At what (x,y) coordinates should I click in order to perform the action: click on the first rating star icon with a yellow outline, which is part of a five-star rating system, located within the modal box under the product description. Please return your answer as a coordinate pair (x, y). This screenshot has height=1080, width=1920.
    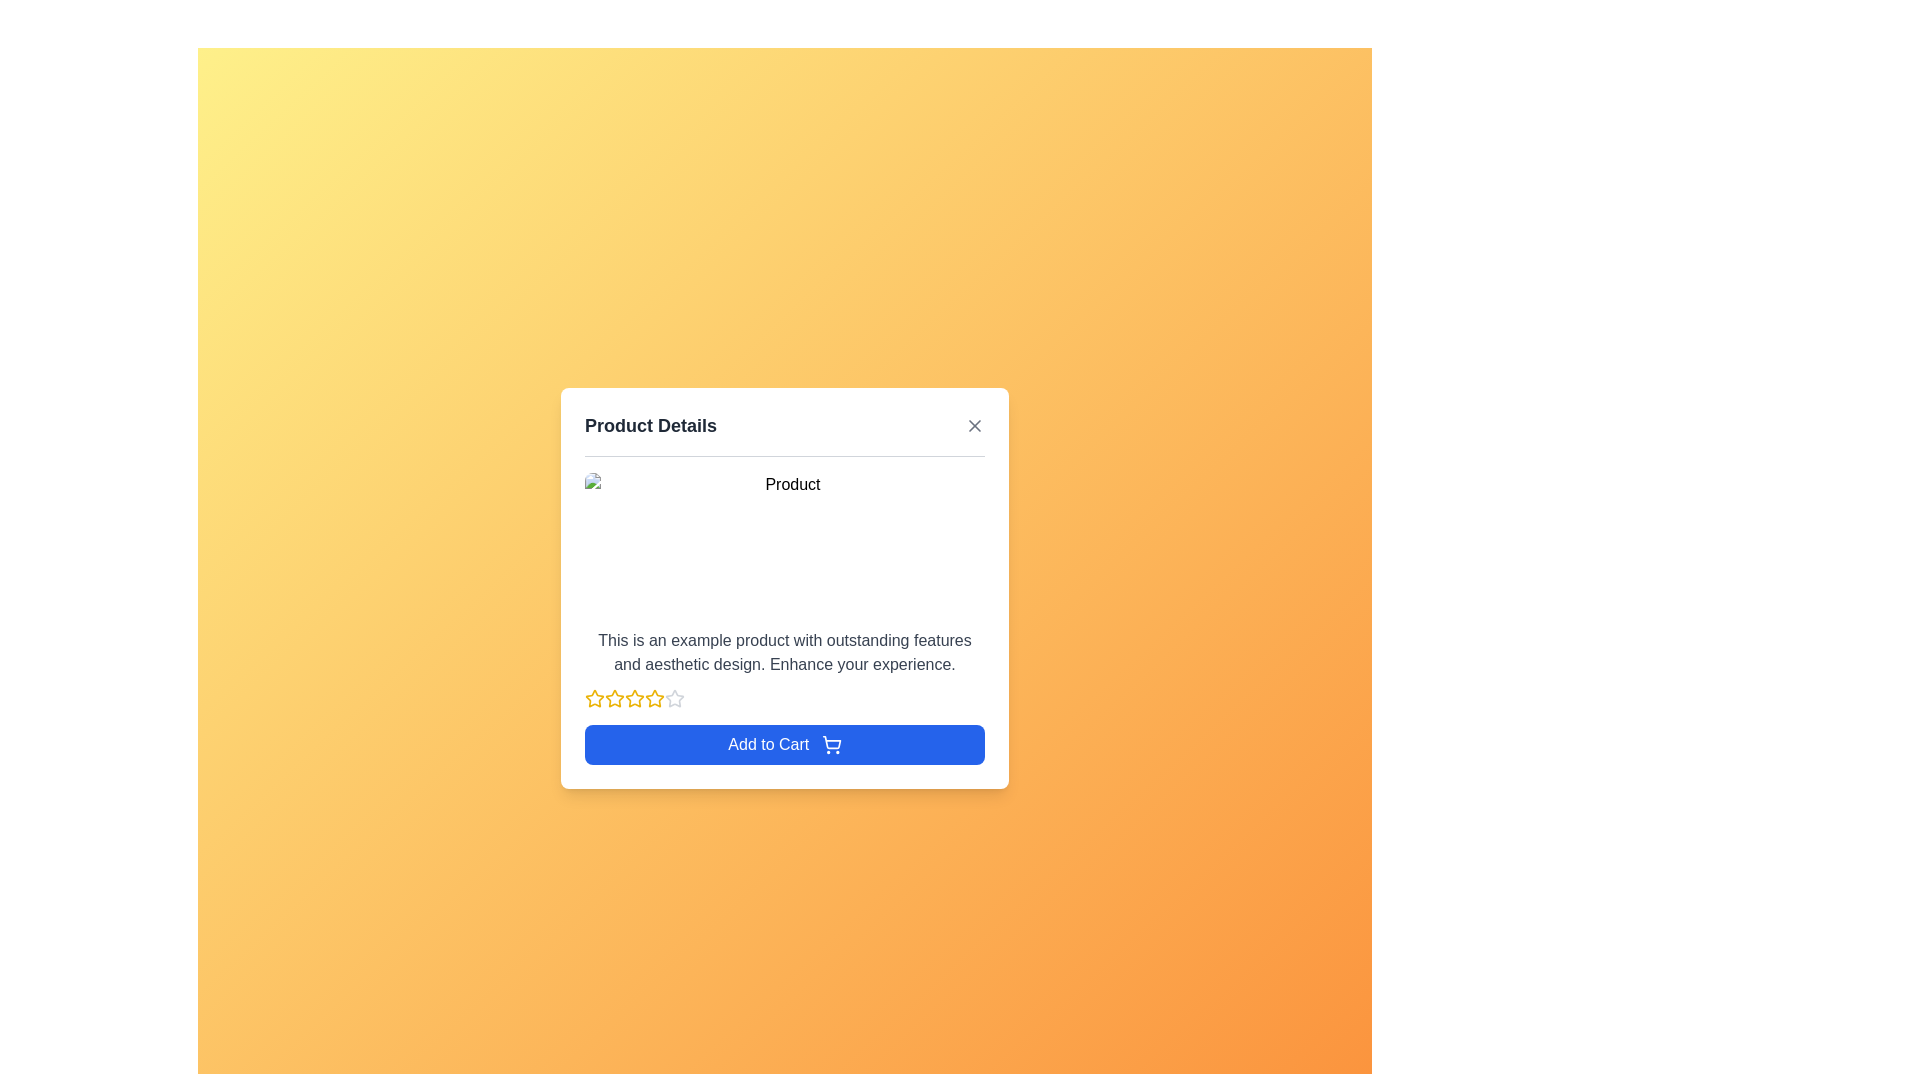
    Looking at the image, I should click on (594, 697).